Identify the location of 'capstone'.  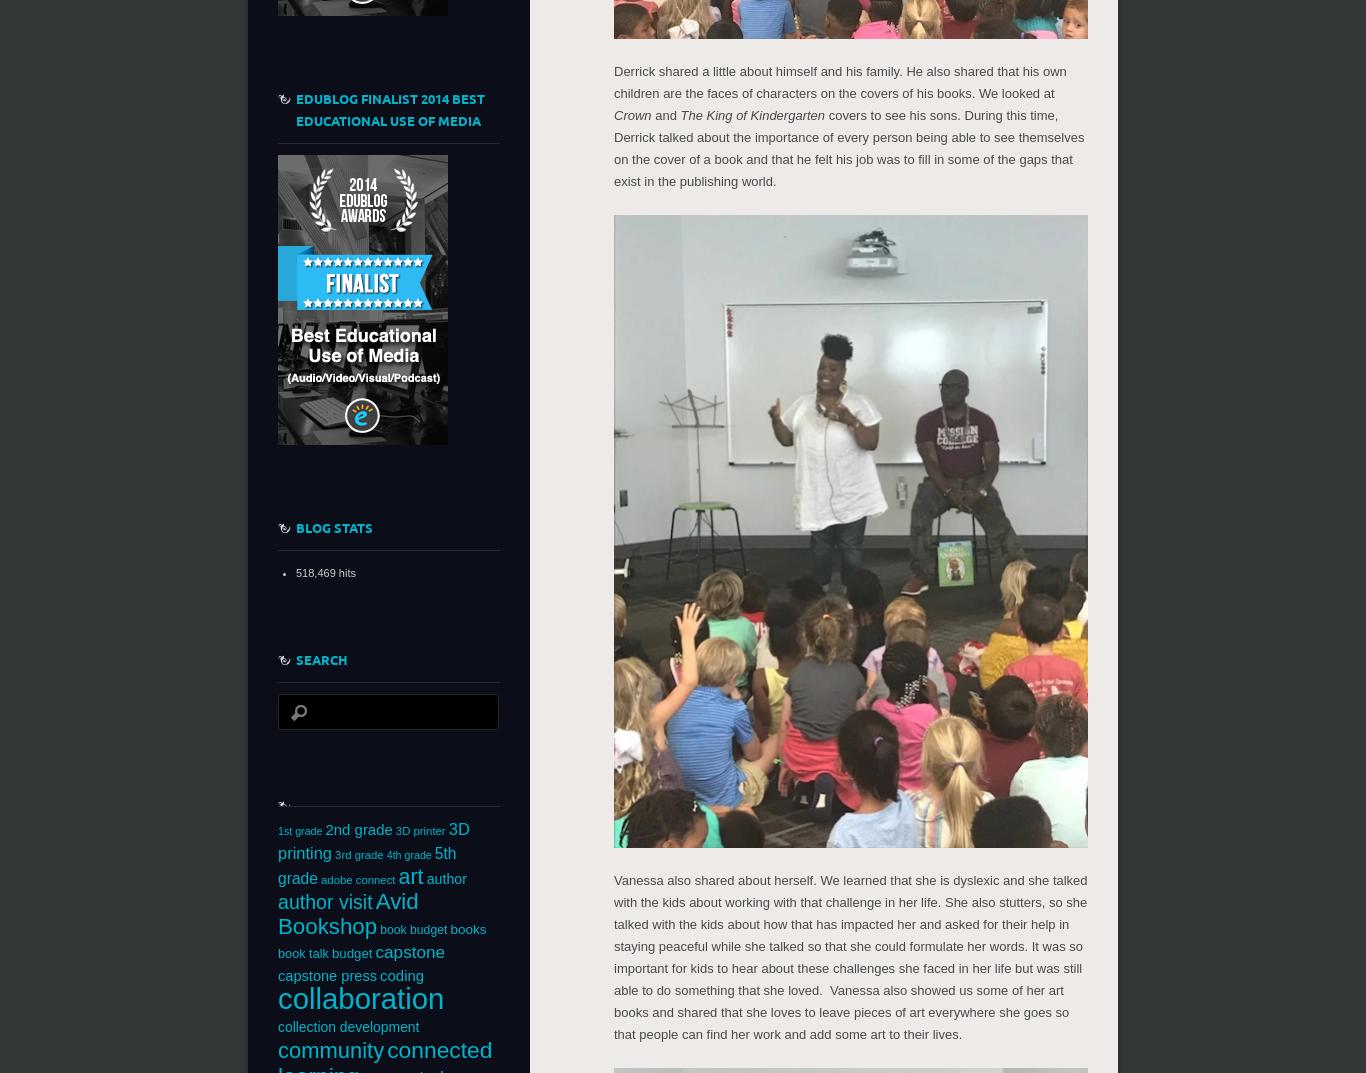
(408, 951).